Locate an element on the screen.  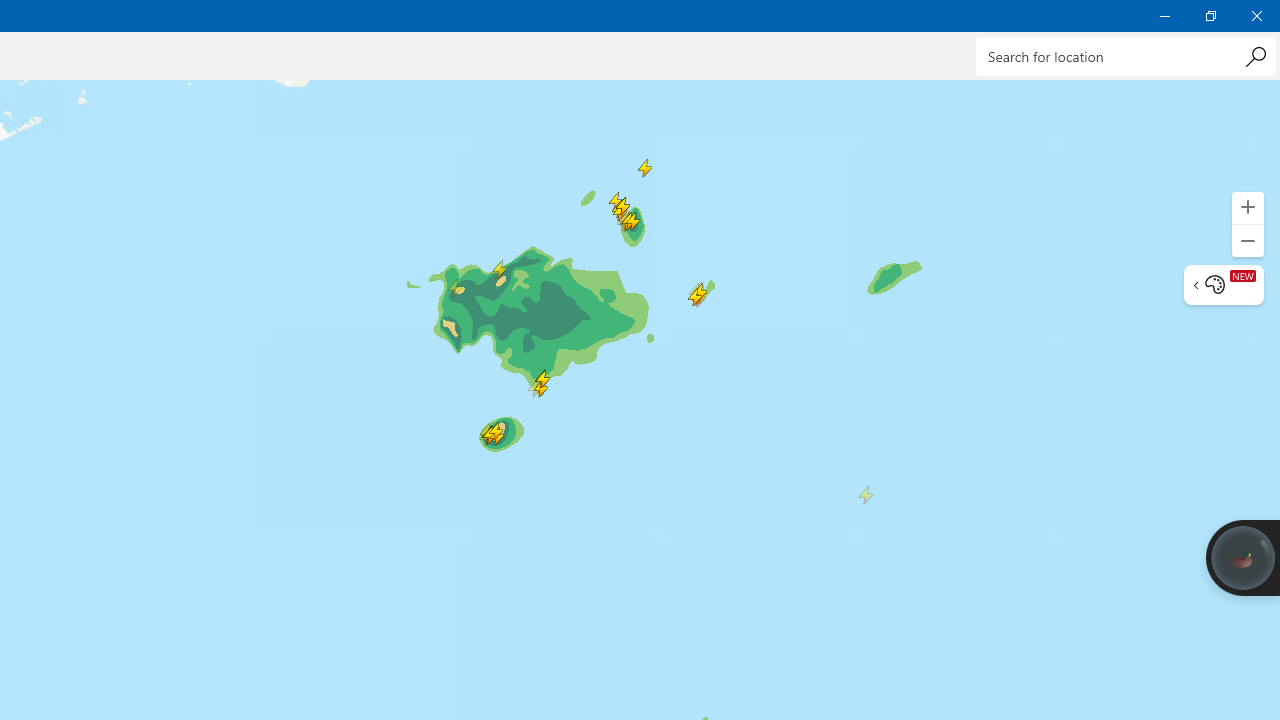
'Search' is located at coordinates (1254, 55).